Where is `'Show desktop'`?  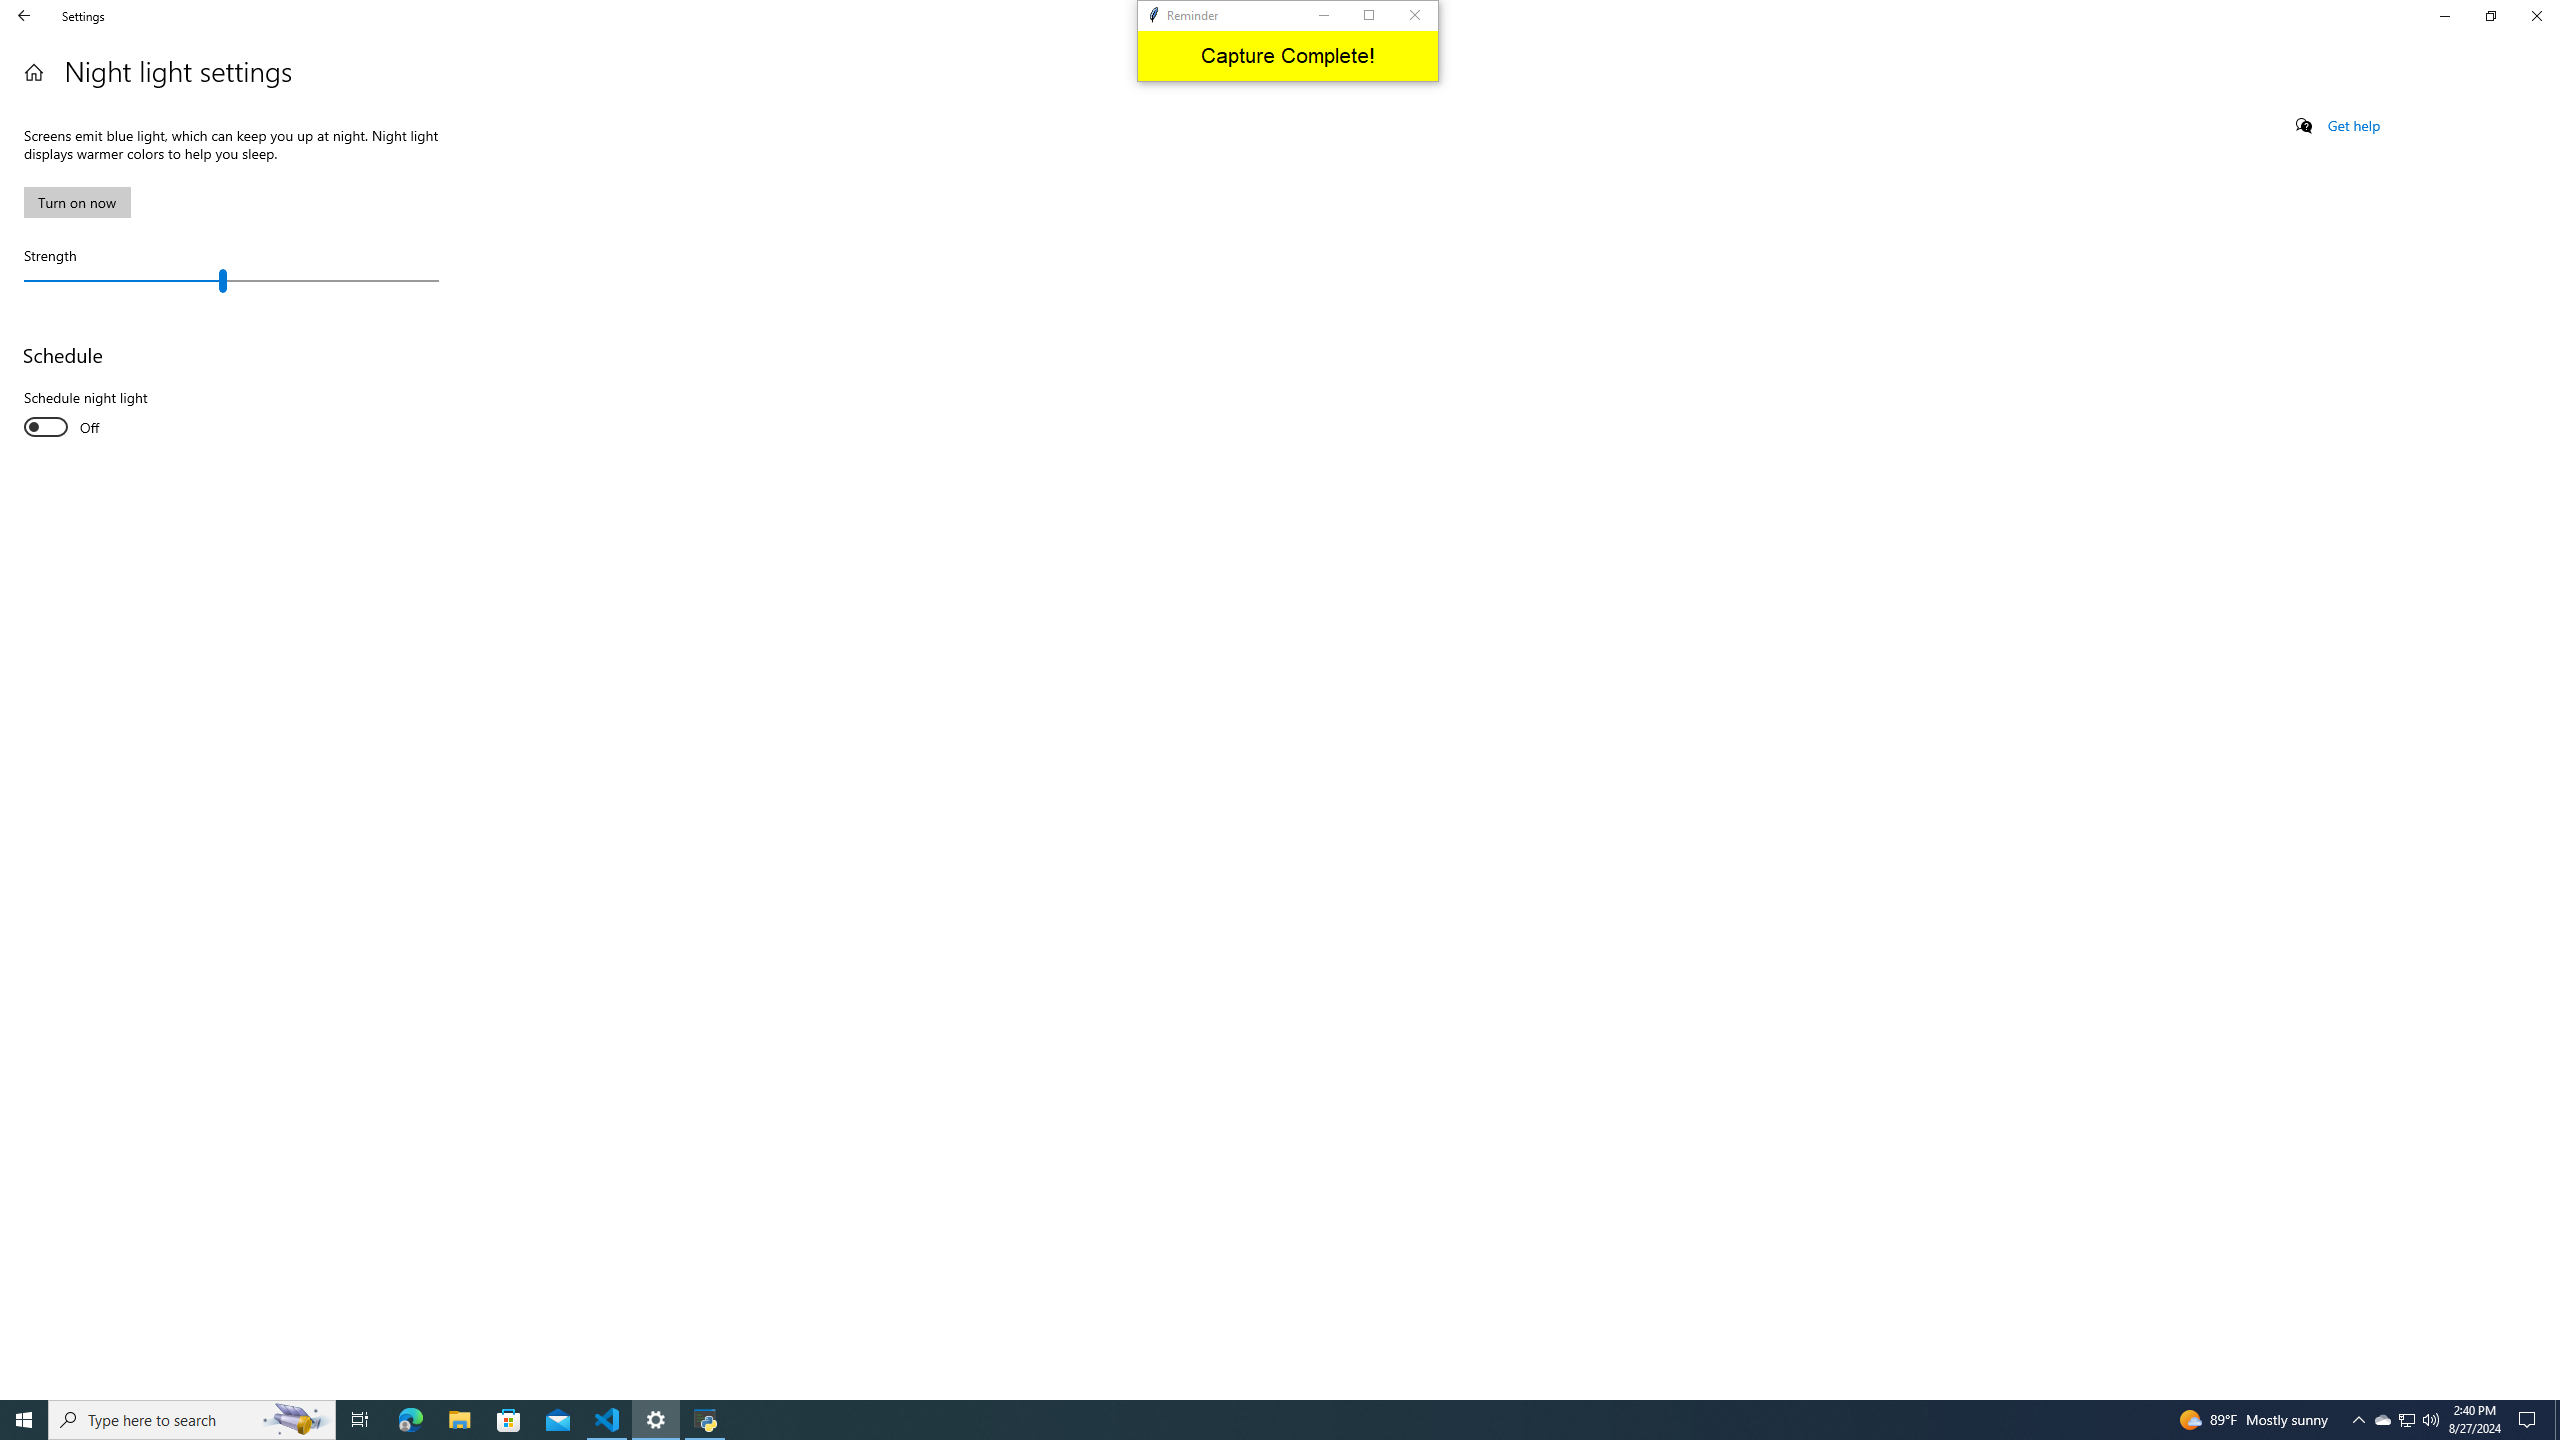
'Show desktop' is located at coordinates (2556, 1418).